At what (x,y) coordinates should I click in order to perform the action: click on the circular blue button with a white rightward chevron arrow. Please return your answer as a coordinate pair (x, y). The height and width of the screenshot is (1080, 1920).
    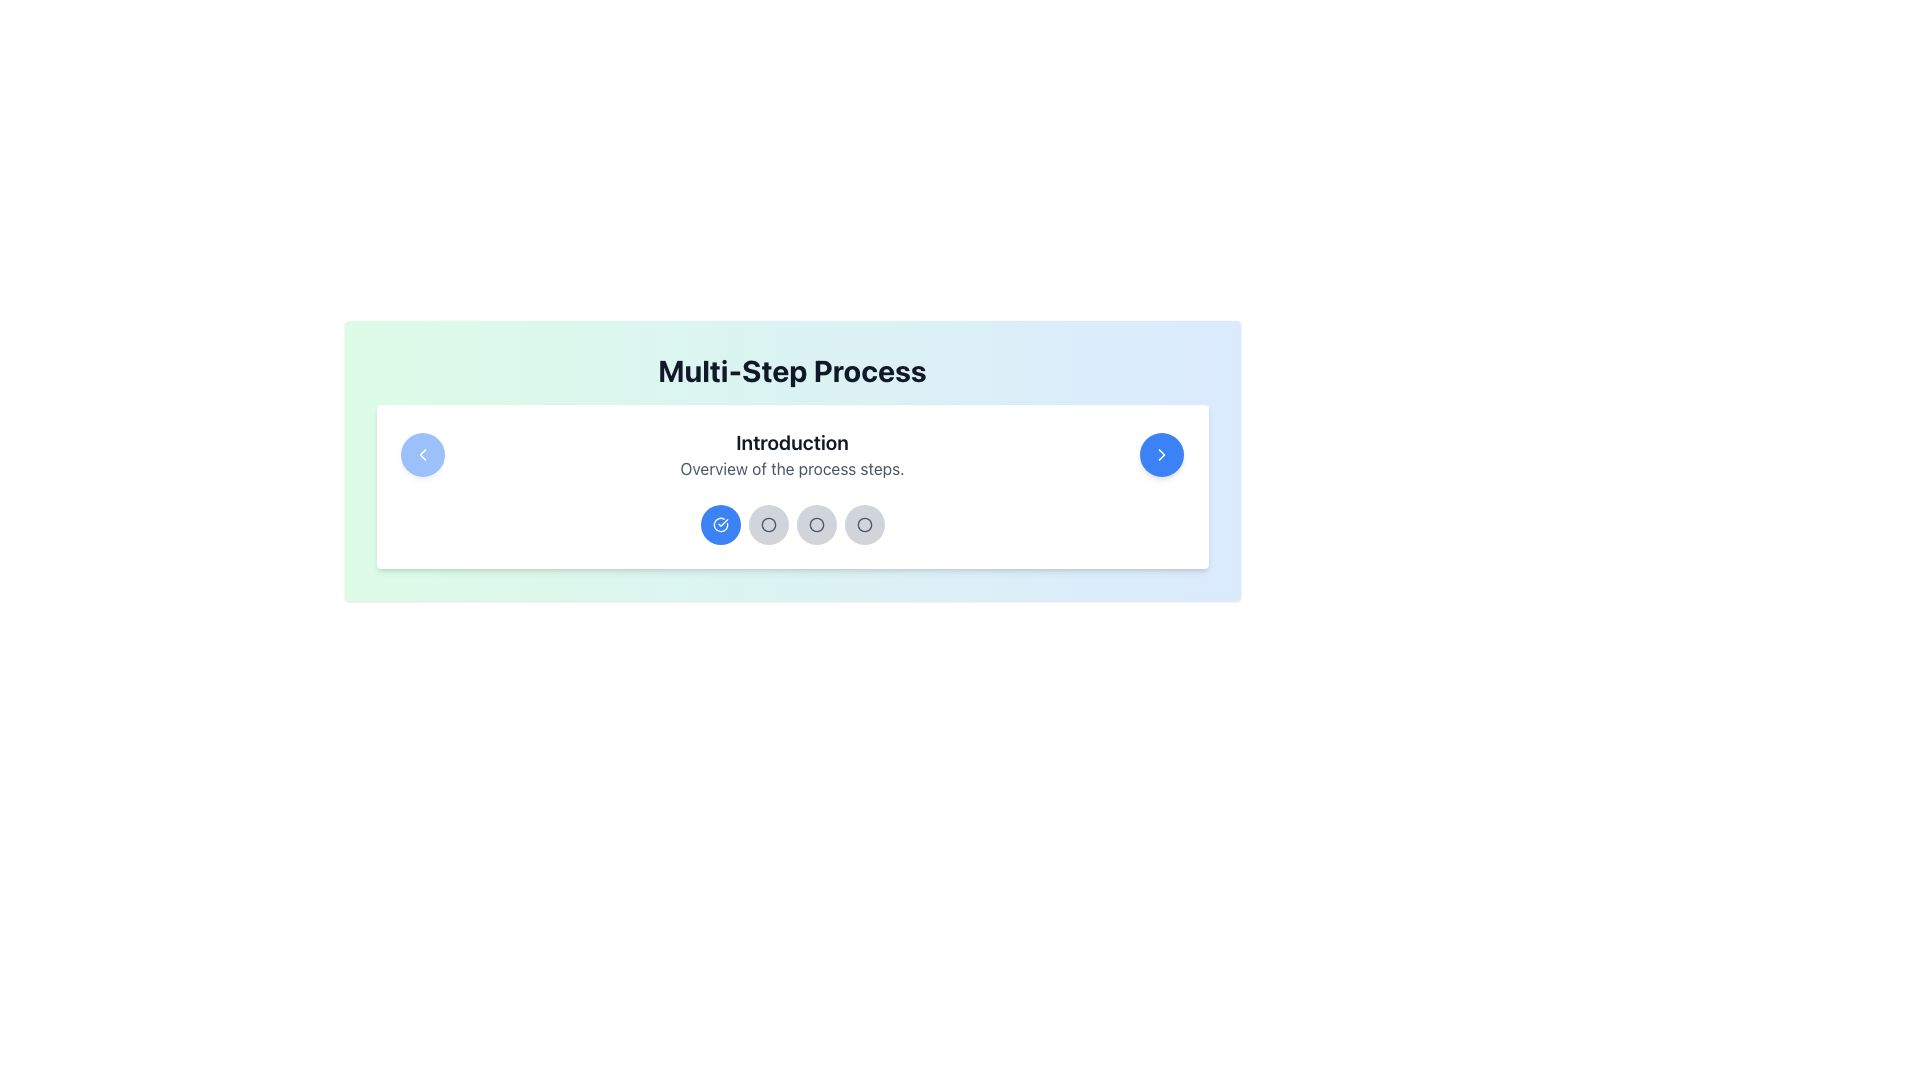
    Looking at the image, I should click on (1162, 455).